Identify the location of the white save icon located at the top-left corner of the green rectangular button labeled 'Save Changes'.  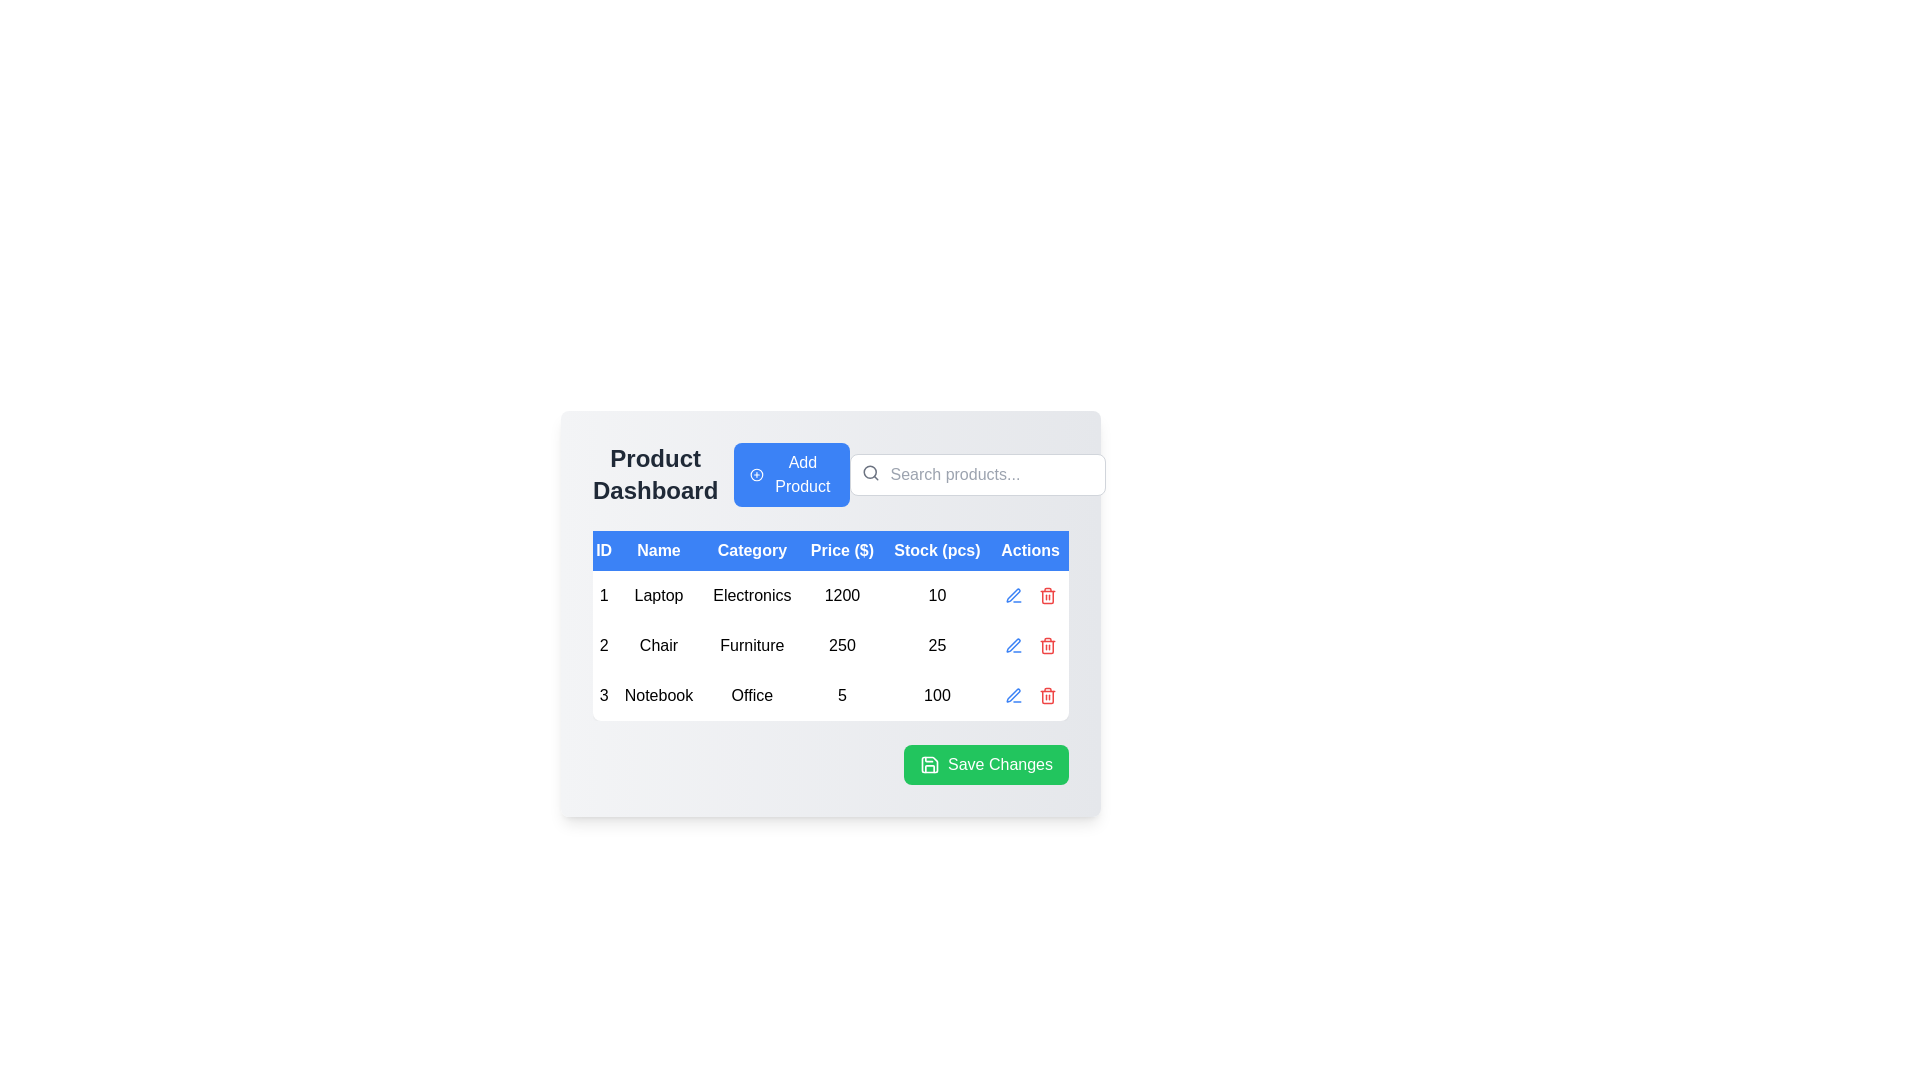
(929, 764).